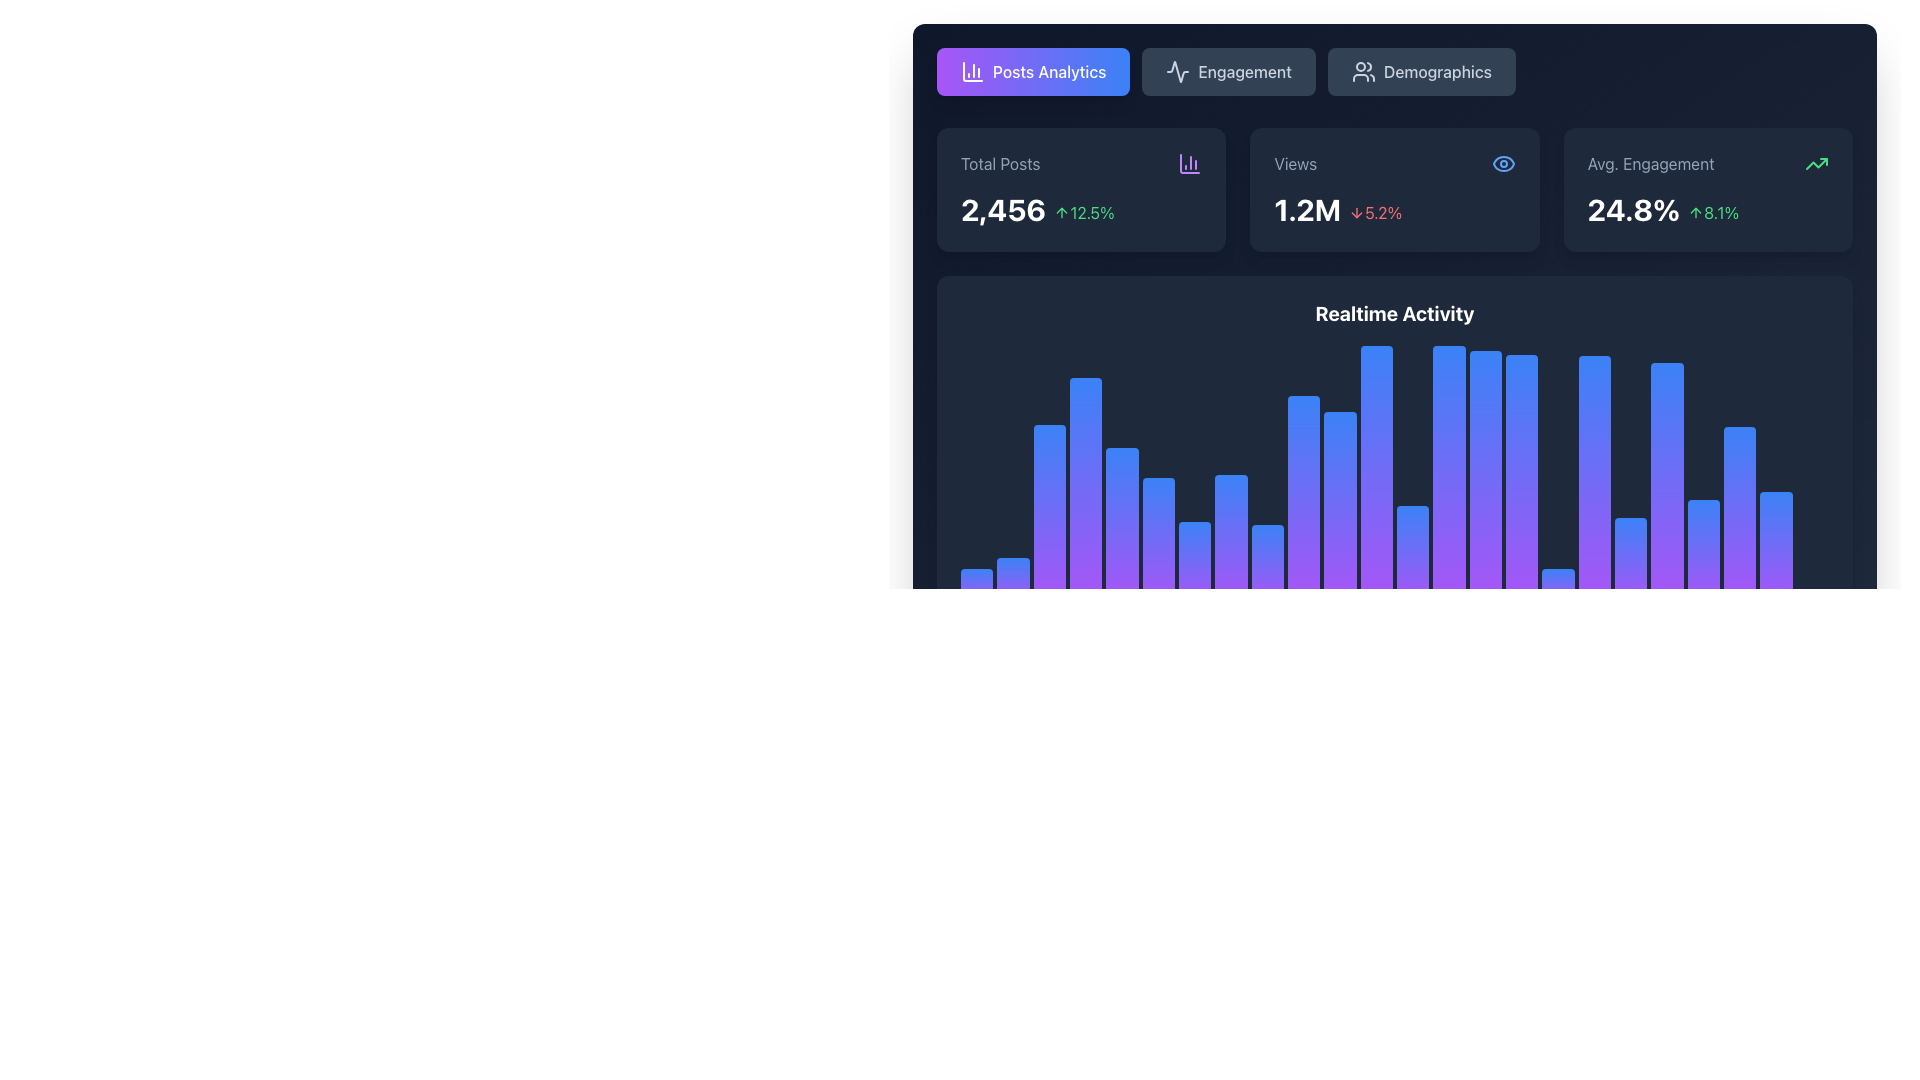  Describe the element at coordinates (1412, 489) in the screenshot. I see `the thirteenth vertical bar in the bar chart, which has a gradient color from purple to blue and a rounded top, to filter data in the 'Realtime Activity' section` at that location.